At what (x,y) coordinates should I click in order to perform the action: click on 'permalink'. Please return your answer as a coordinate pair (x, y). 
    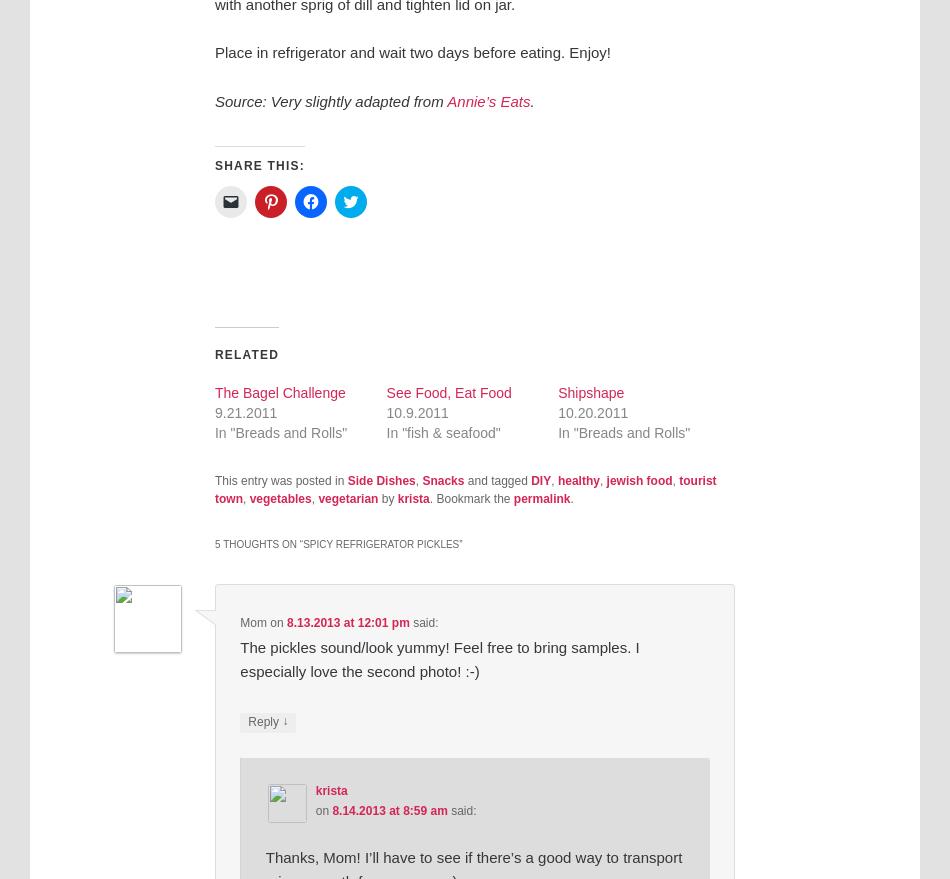
    Looking at the image, I should click on (541, 497).